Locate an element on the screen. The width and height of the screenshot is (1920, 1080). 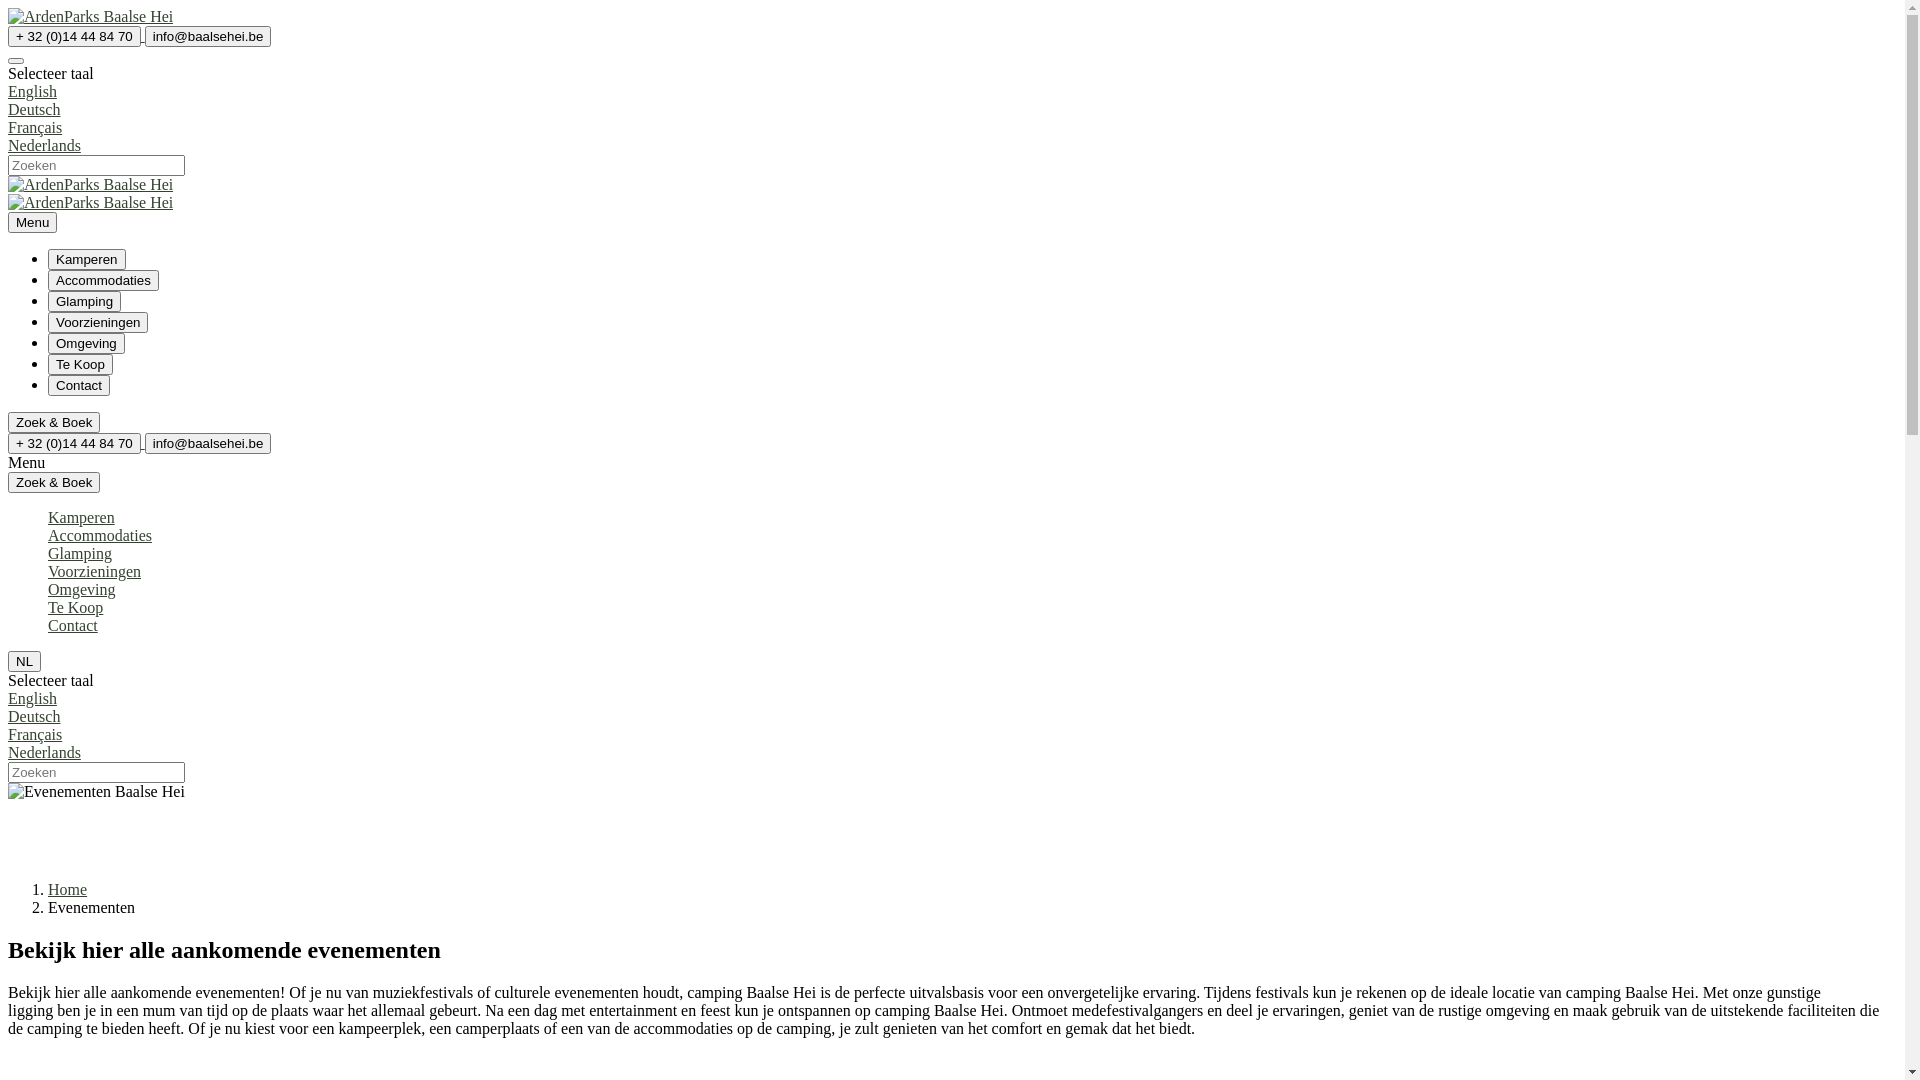
'Zoek & Boek' is located at coordinates (53, 420).